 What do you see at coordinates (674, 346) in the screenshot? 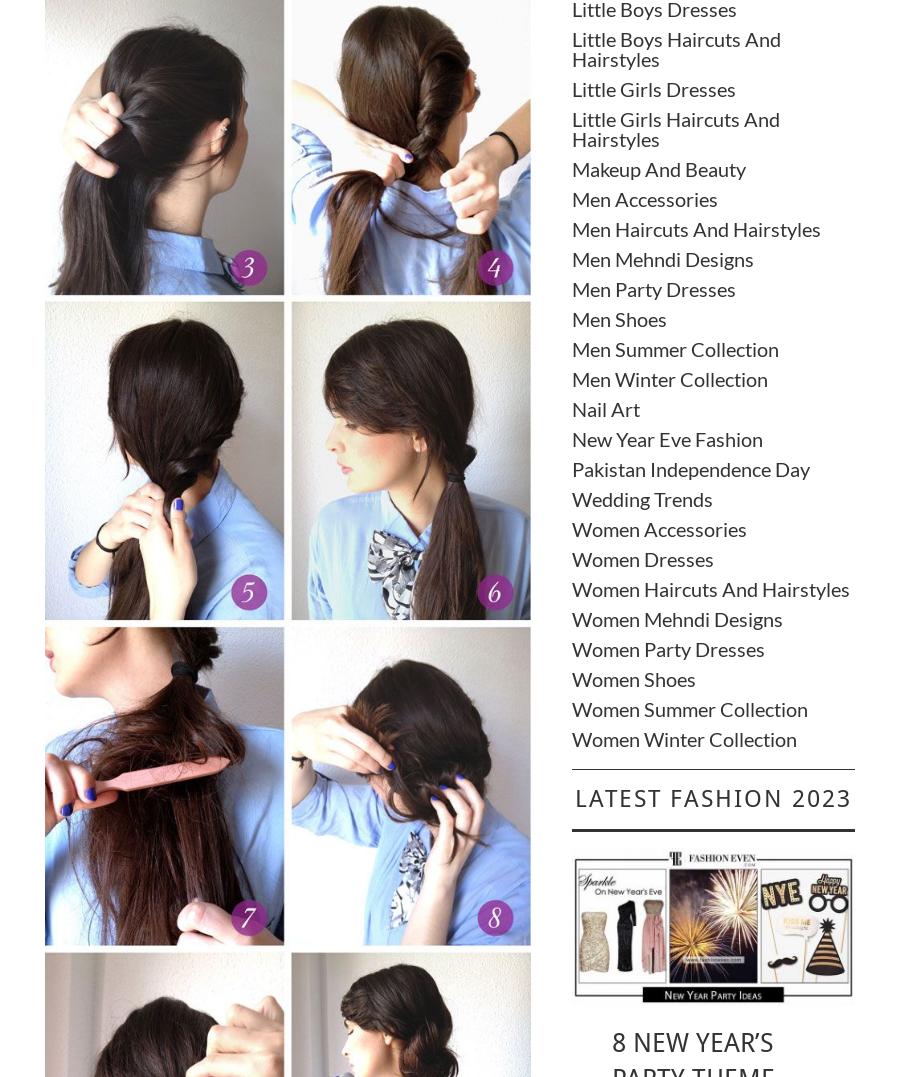
I see `'Men Summer Collection'` at bounding box center [674, 346].